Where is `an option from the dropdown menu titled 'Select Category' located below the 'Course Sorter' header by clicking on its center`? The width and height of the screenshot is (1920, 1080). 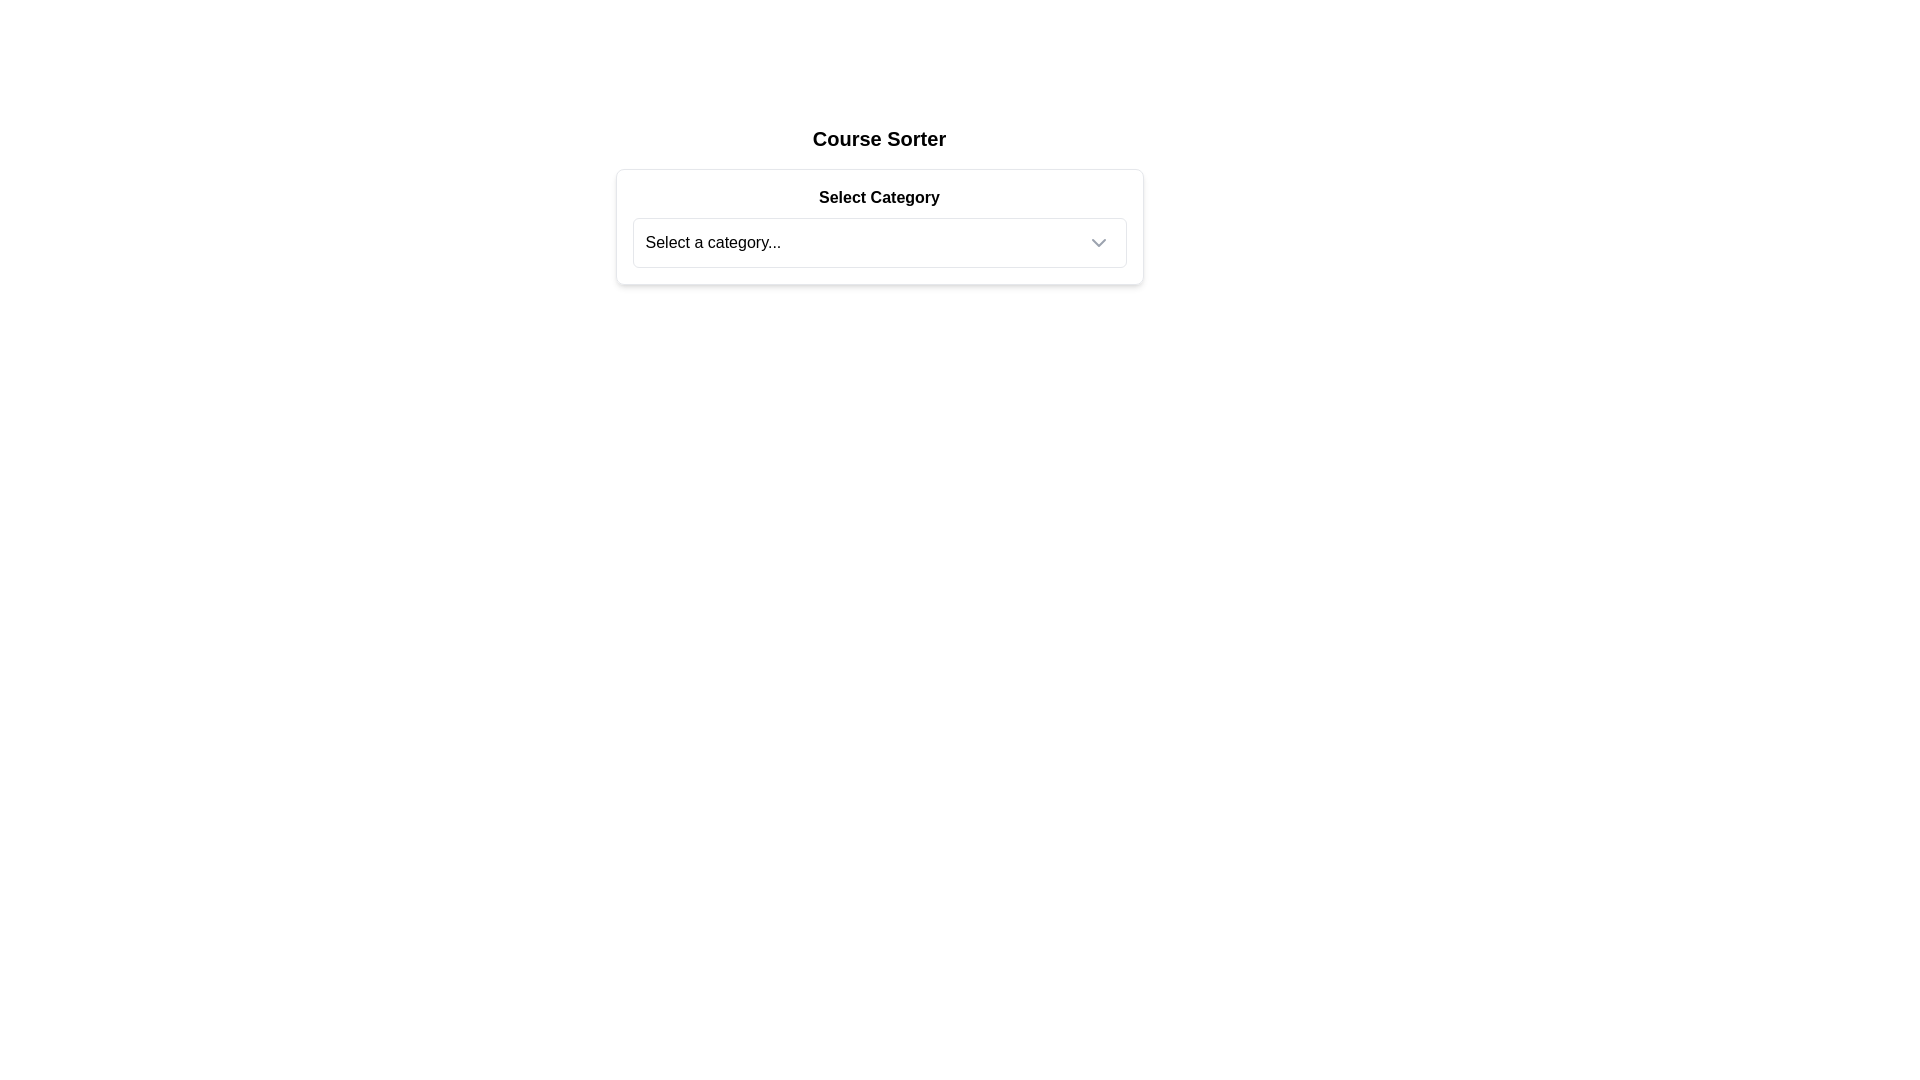
an option from the dropdown menu titled 'Select Category' located below the 'Course Sorter' header by clicking on its center is located at coordinates (879, 226).